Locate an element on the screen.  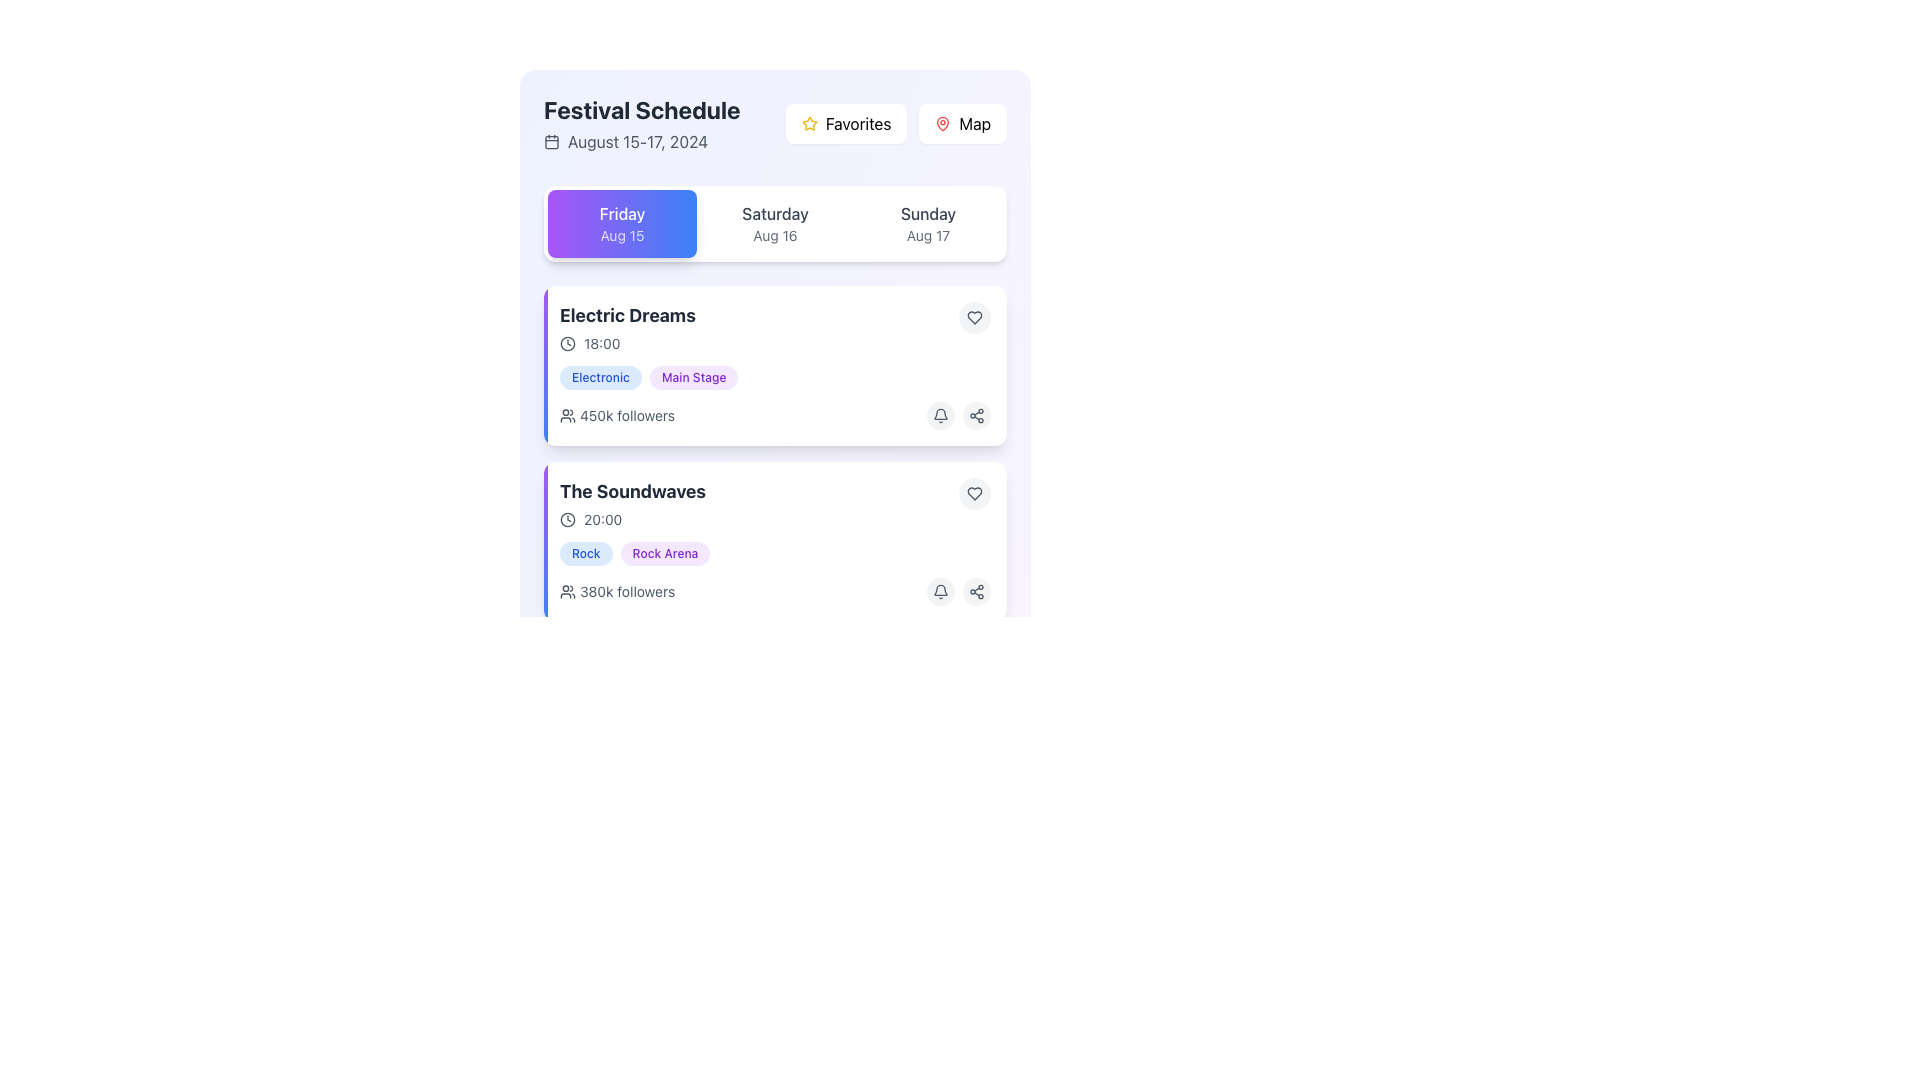
the star icon in the header section of the interface, which is part of the 'Favorites' button, to mark an entity as a favorite is located at coordinates (810, 123).